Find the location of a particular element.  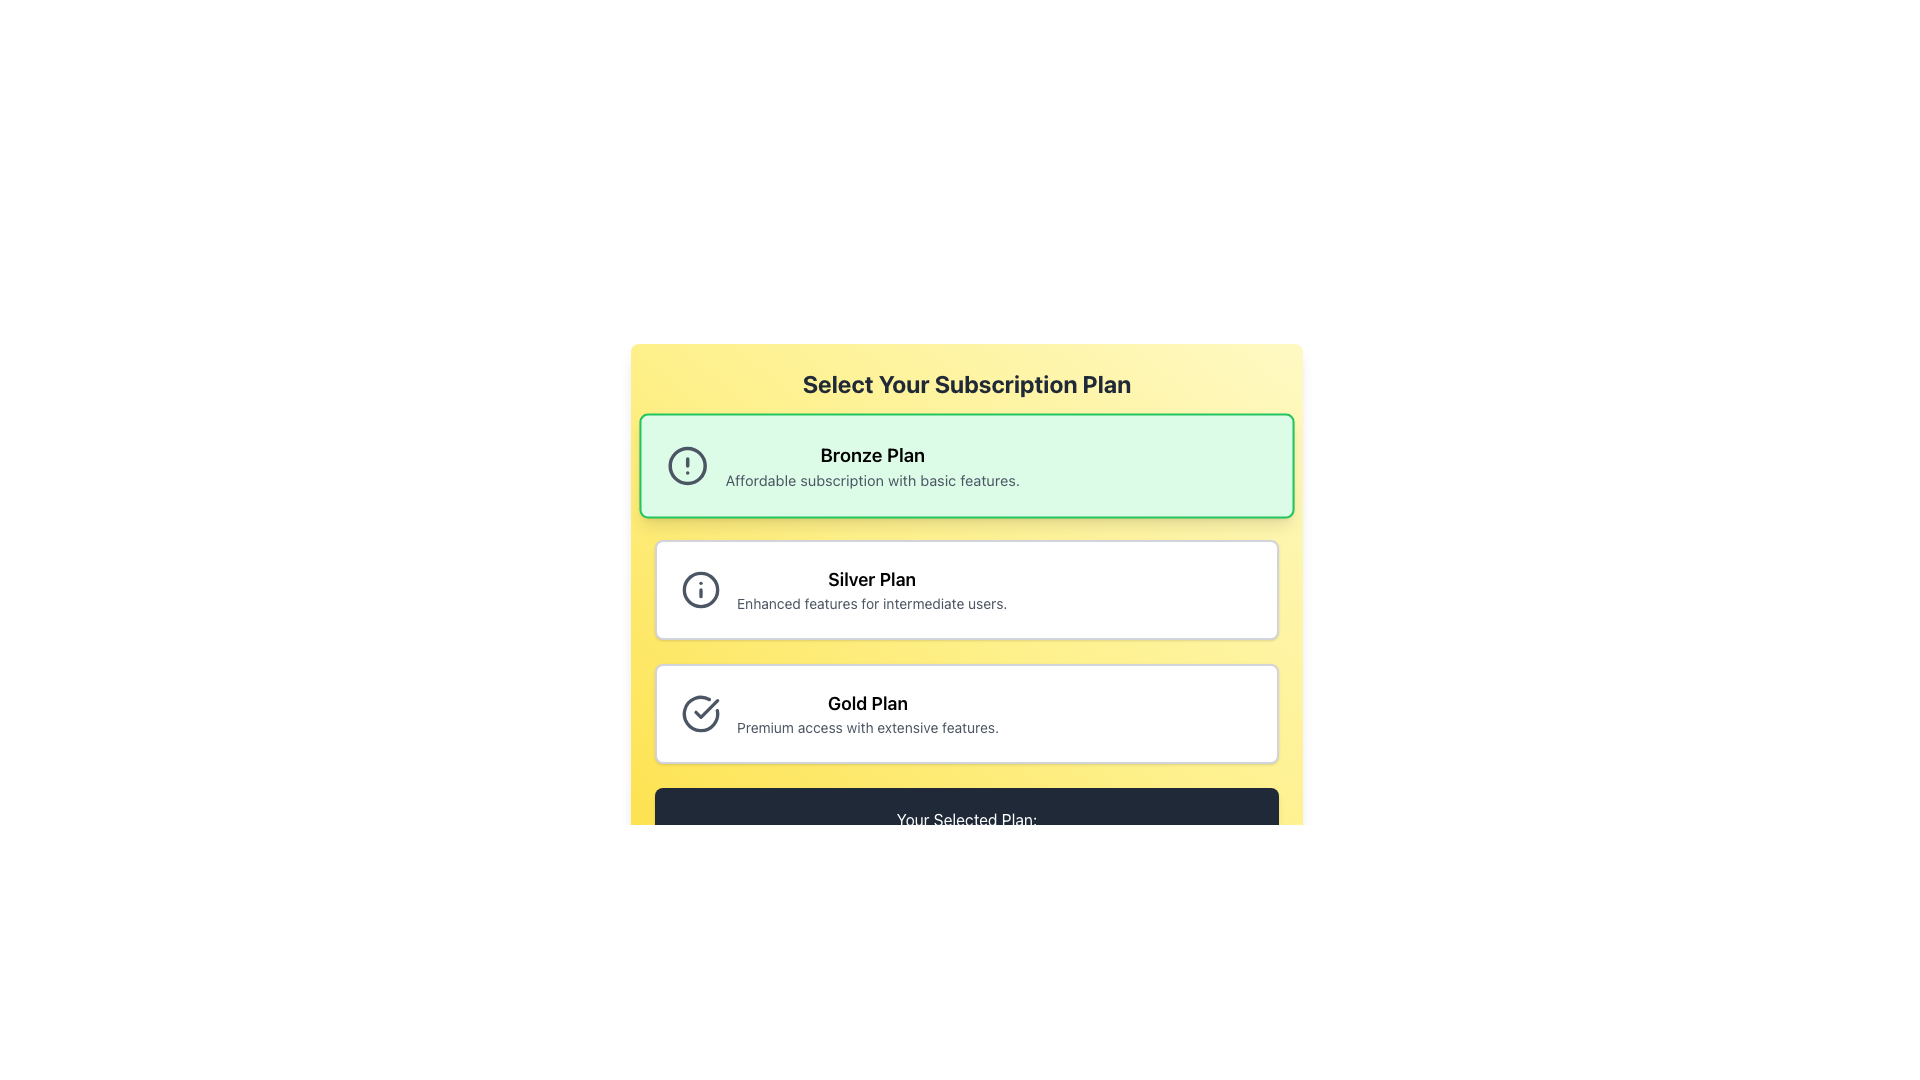

the 'Silver Plan' text element, which displays bold text for the plan name and smaller gray text for features, located in the middle section of the selectable plans is located at coordinates (872, 589).